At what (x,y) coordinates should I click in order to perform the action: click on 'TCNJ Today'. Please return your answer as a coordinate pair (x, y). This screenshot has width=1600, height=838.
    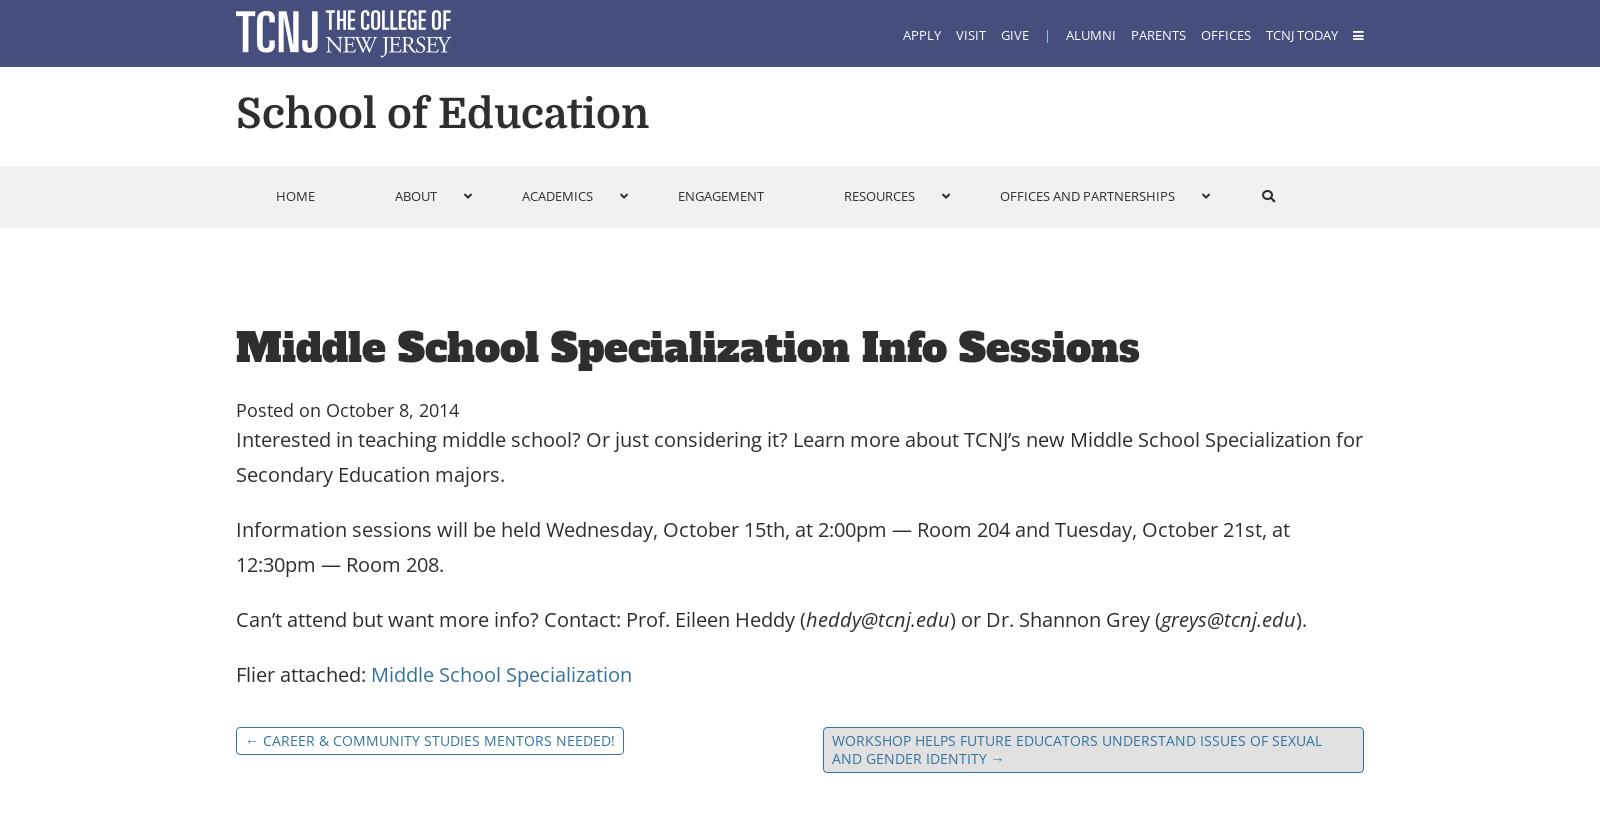
    Looking at the image, I should click on (1263, 35).